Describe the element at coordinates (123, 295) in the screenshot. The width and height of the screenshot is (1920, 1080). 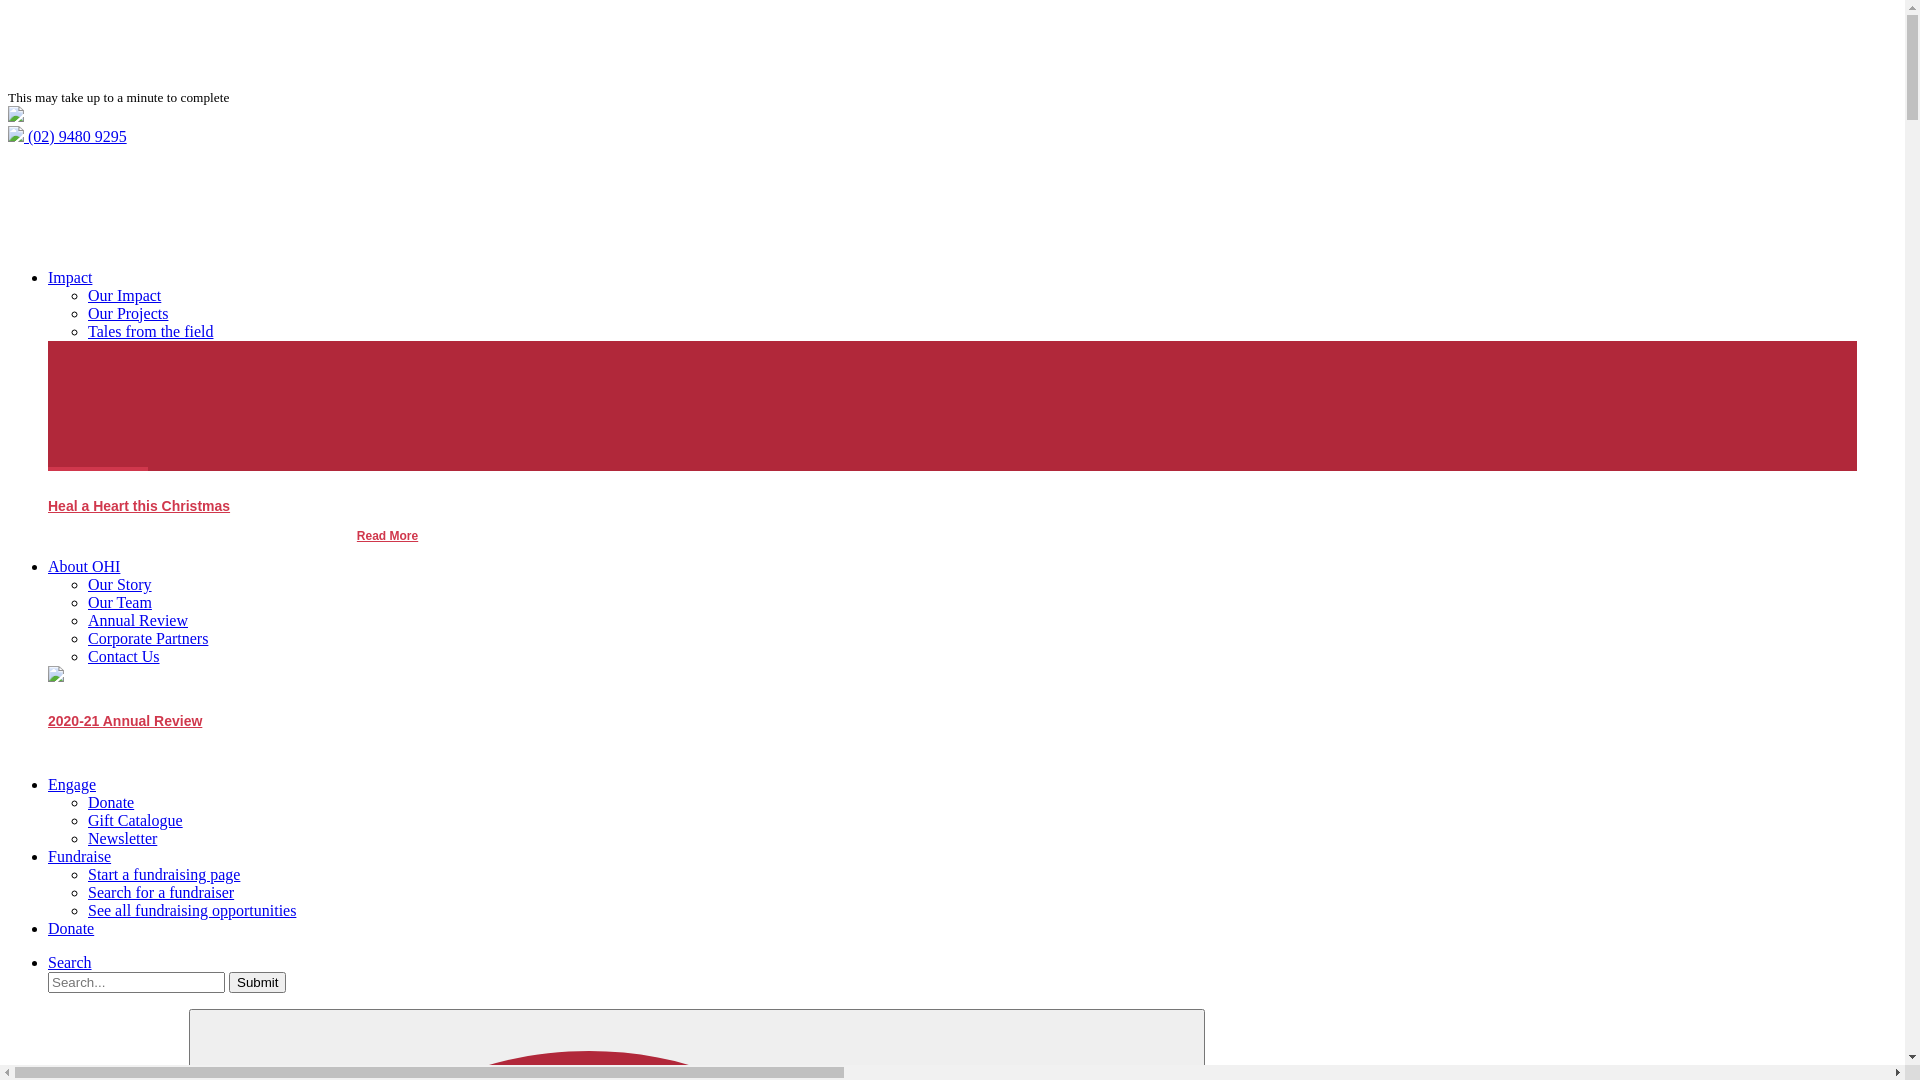
I see `'Our Impact'` at that location.